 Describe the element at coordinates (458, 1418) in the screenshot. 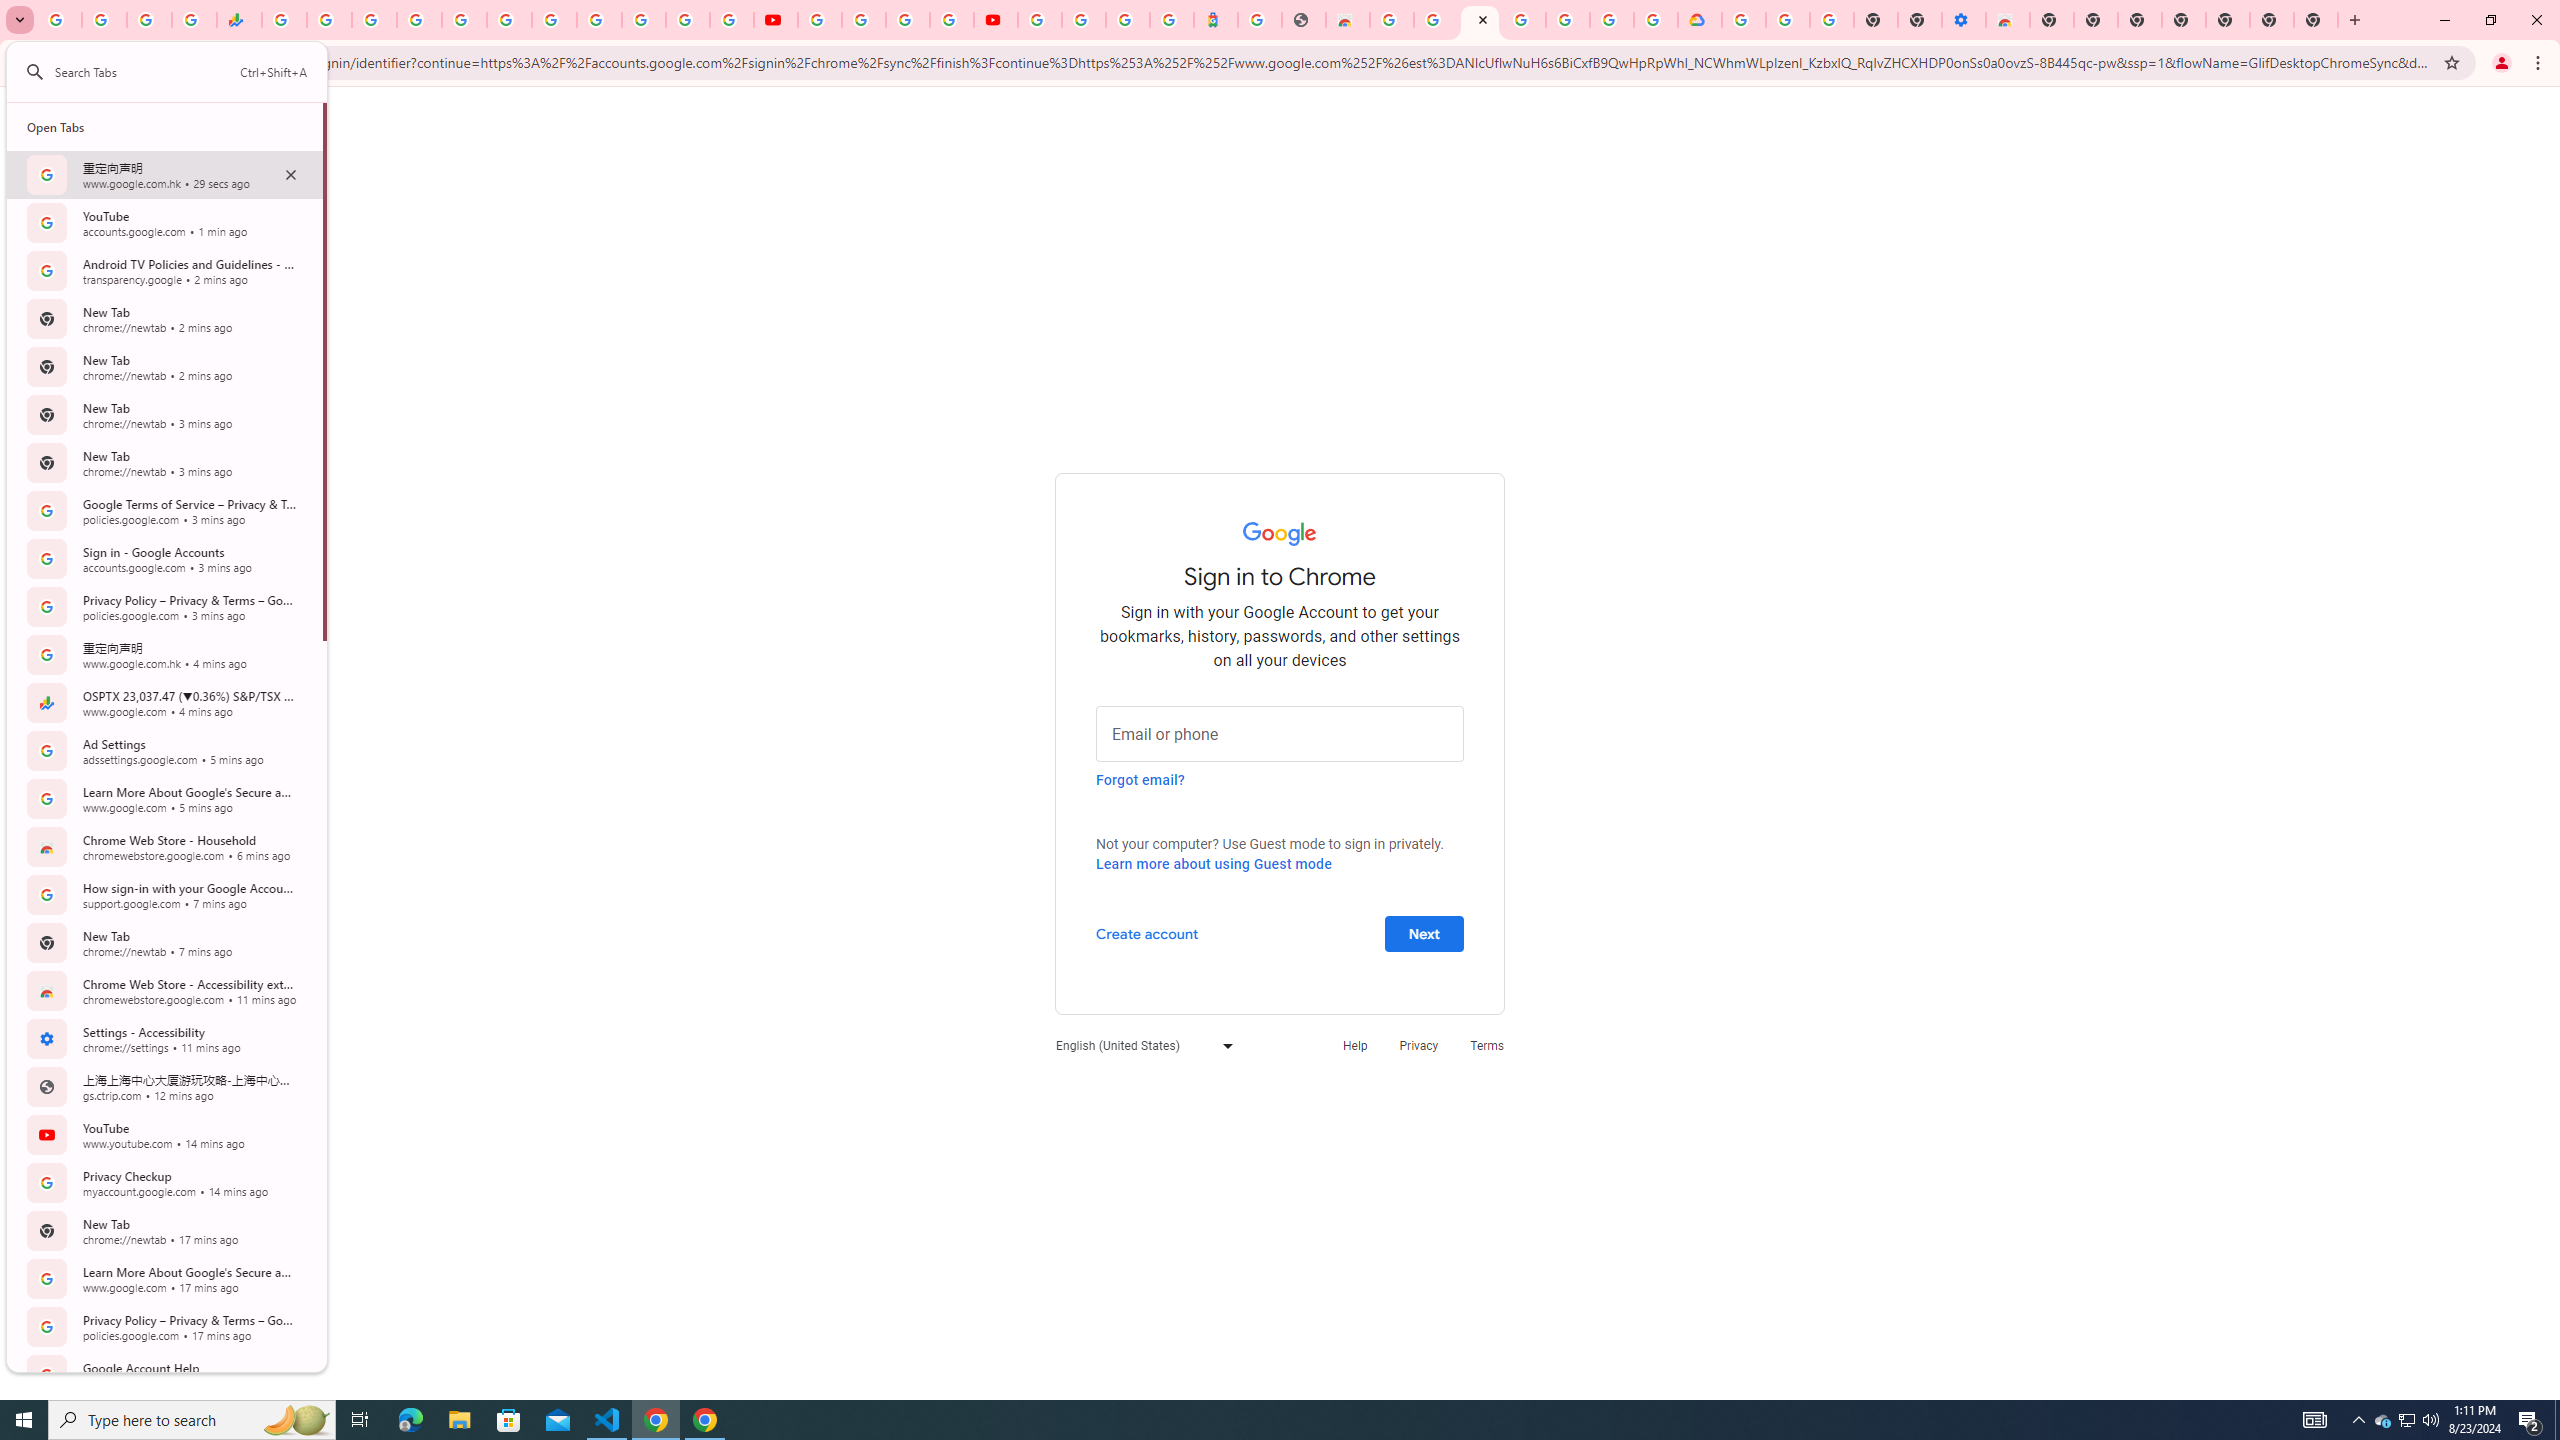

I see `'File Explorer'` at that location.